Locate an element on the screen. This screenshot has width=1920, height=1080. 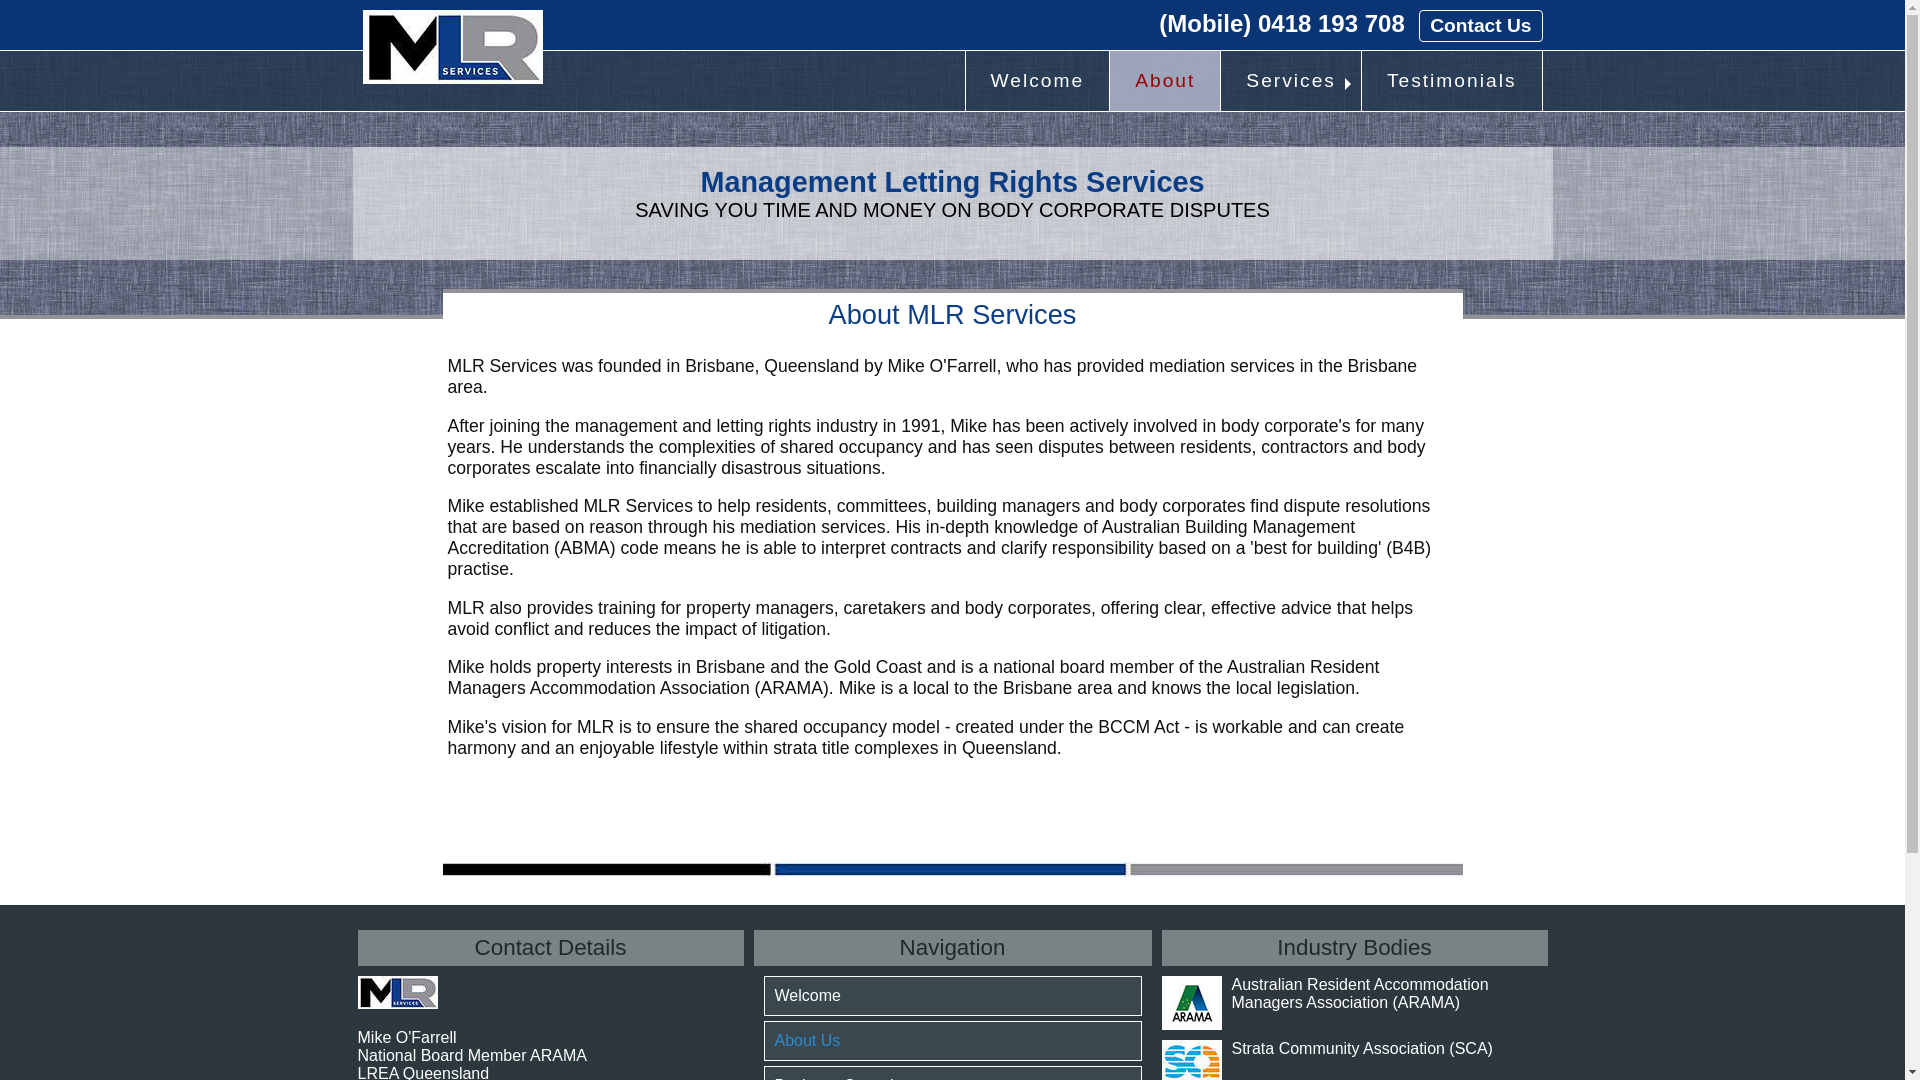
'(Mobile) 0418 193 708' is located at coordinates (1281, 23).